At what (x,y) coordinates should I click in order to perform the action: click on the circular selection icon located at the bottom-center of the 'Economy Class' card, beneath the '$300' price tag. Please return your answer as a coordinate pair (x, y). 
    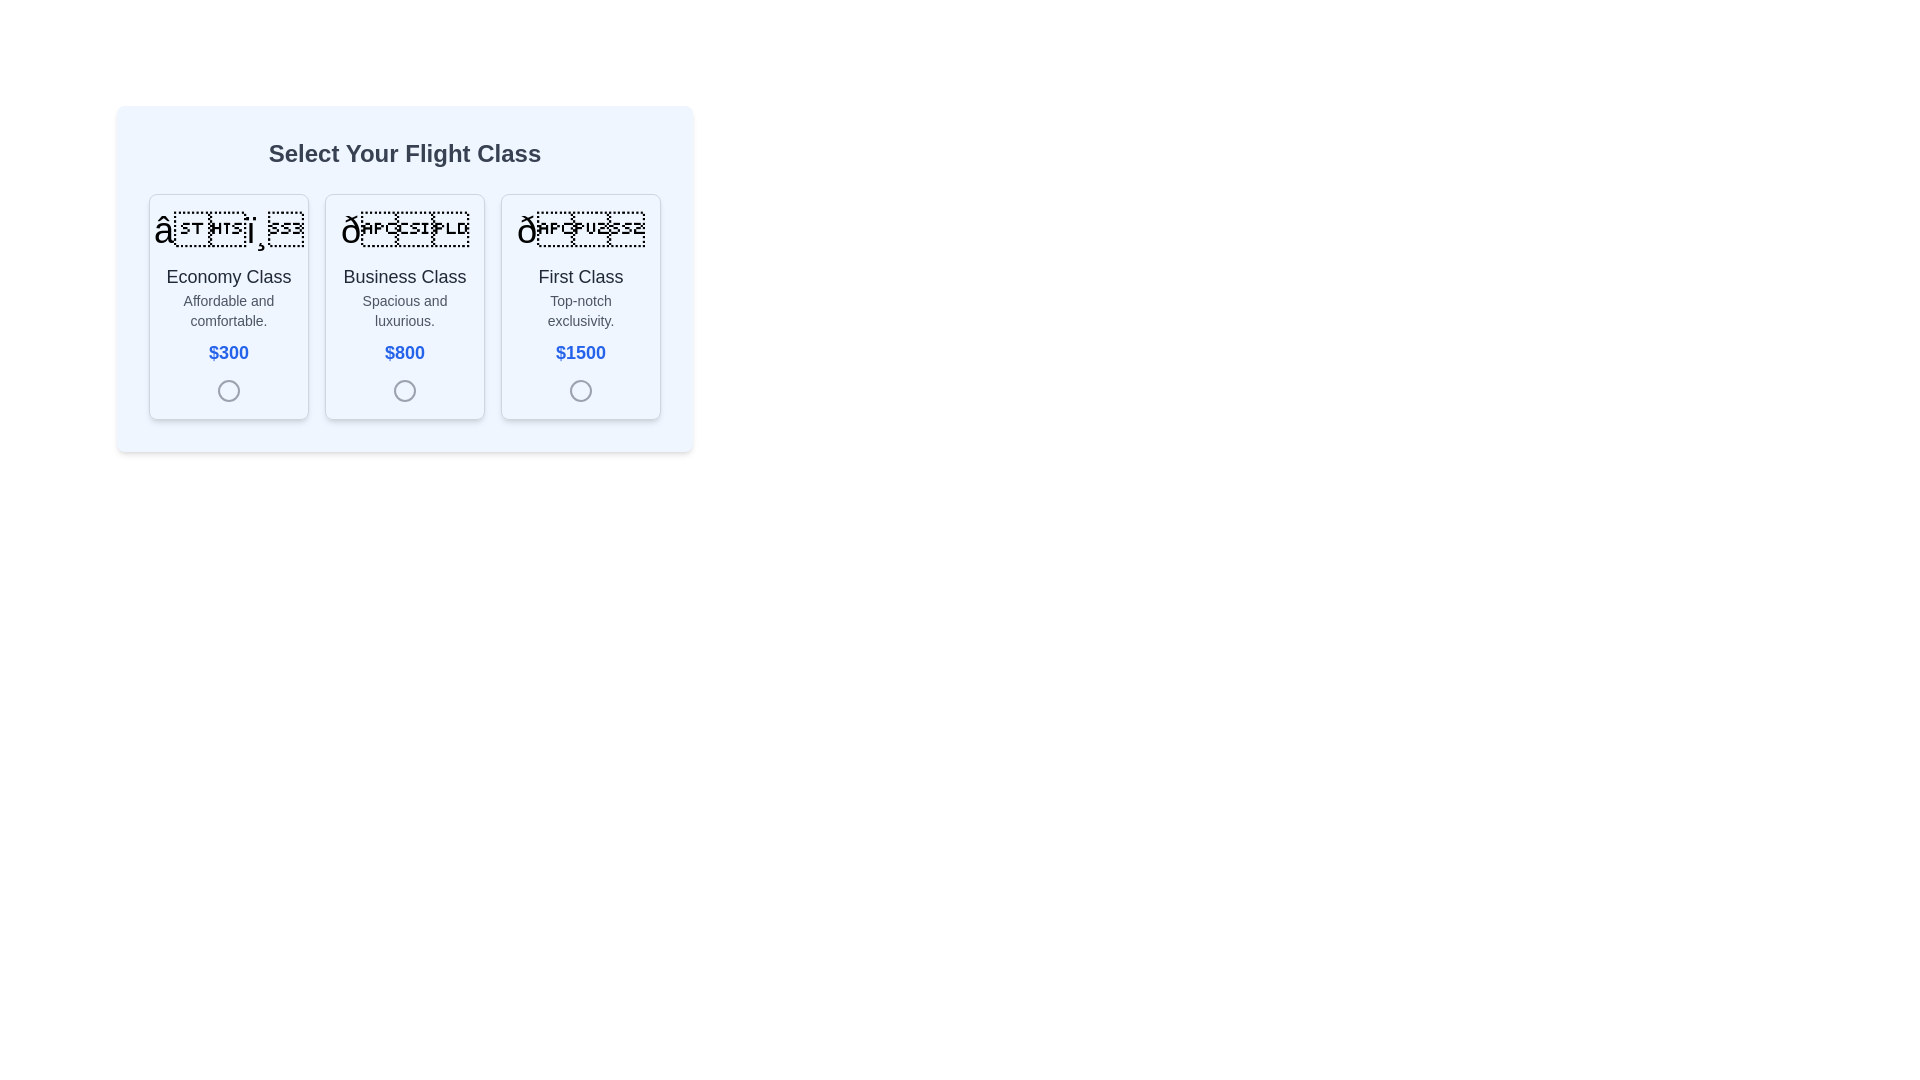
    Looking at the image, I should click on (229, 390).